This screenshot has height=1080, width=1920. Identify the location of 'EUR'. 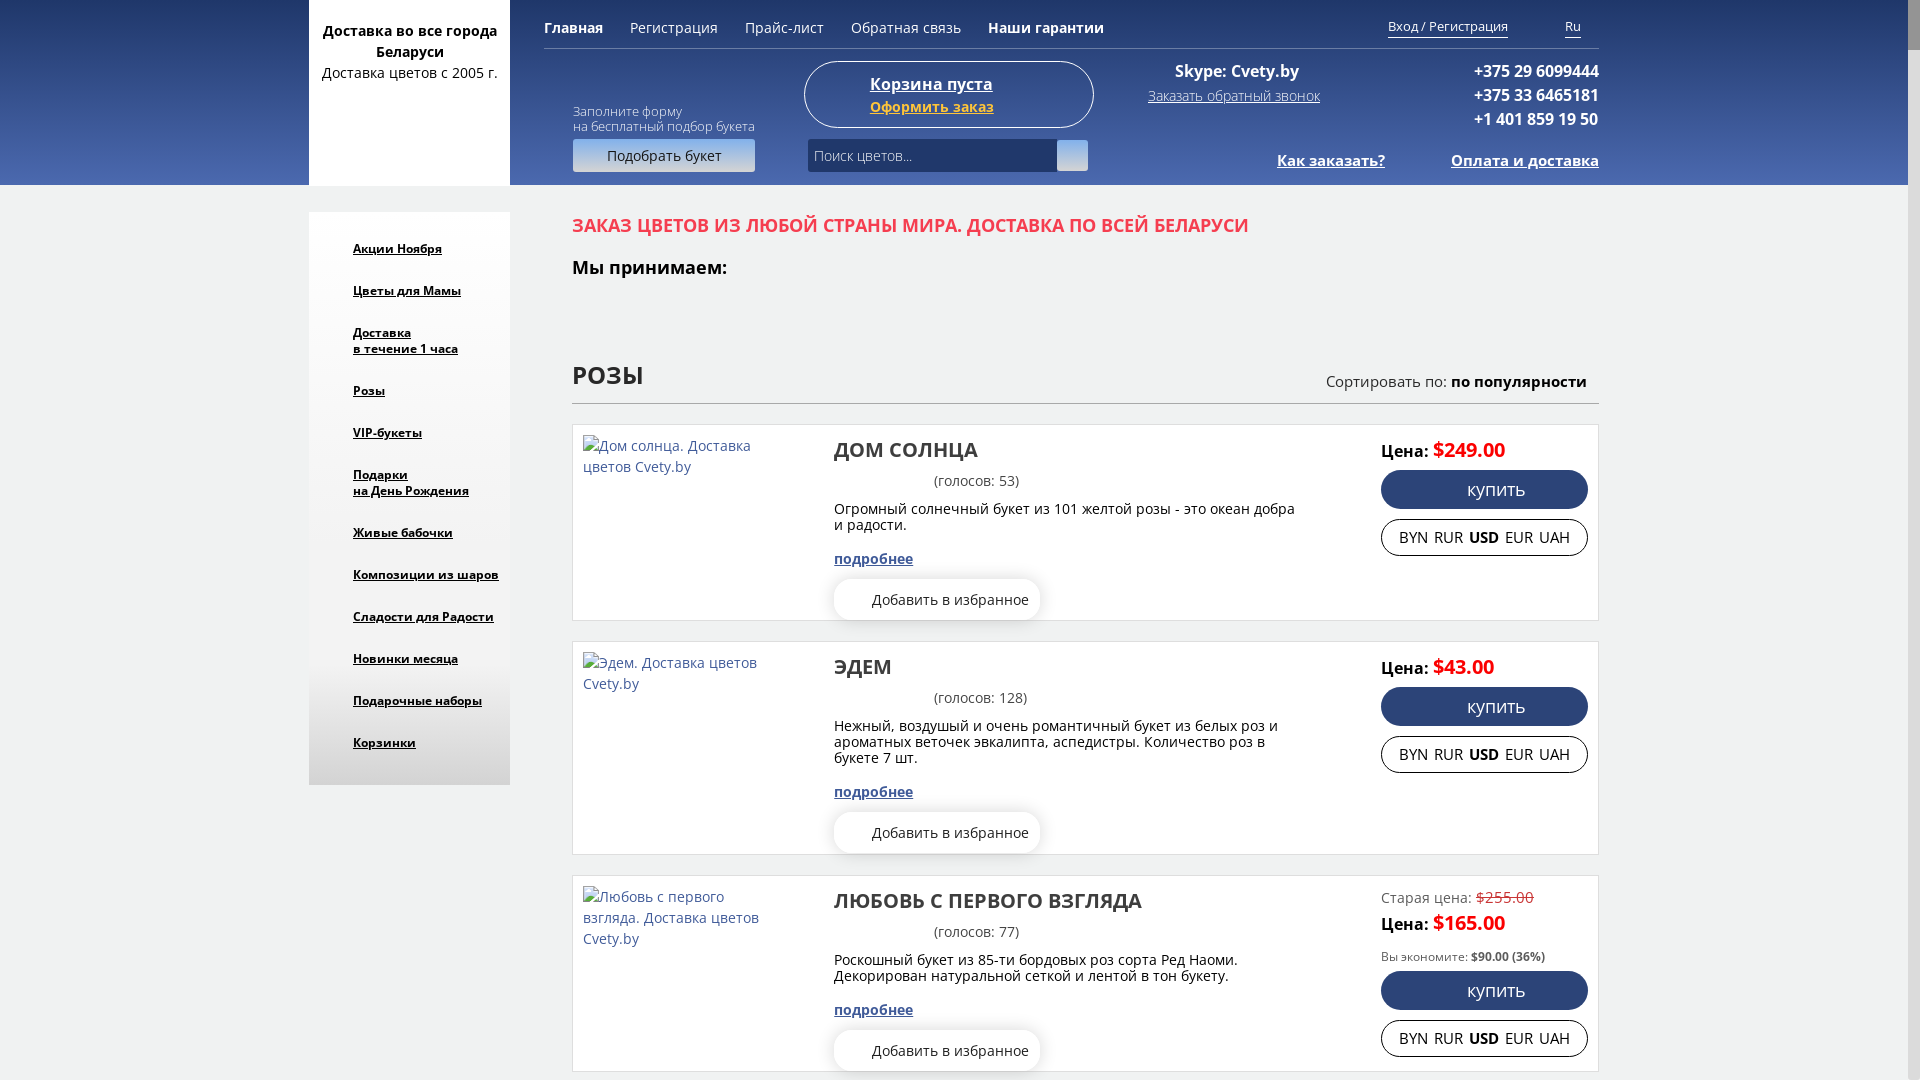
(1520, 535).